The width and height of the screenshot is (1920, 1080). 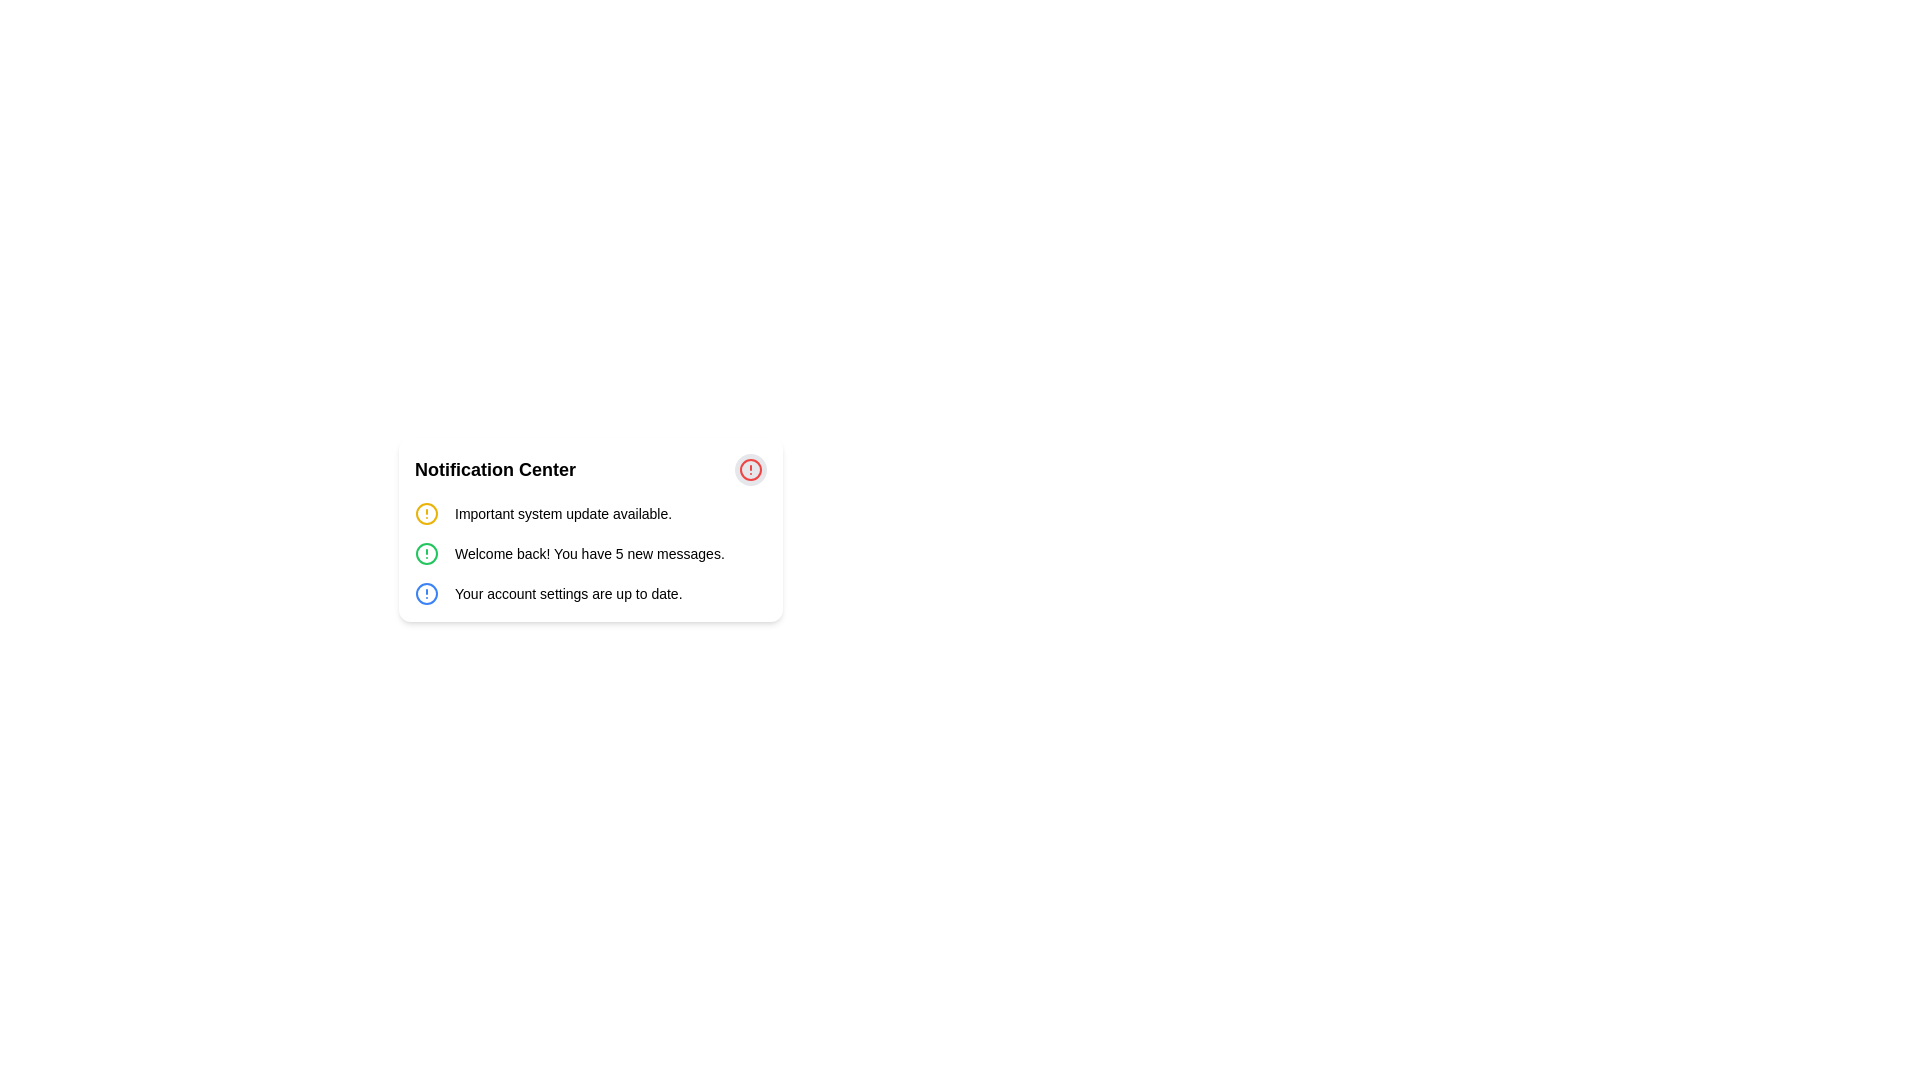 I want to click on the notification indicating that the account settings are current, which is the last item in the notification list below the 'Welcome back! You have 5 new messages.' notification, so click(x=589, y=593).